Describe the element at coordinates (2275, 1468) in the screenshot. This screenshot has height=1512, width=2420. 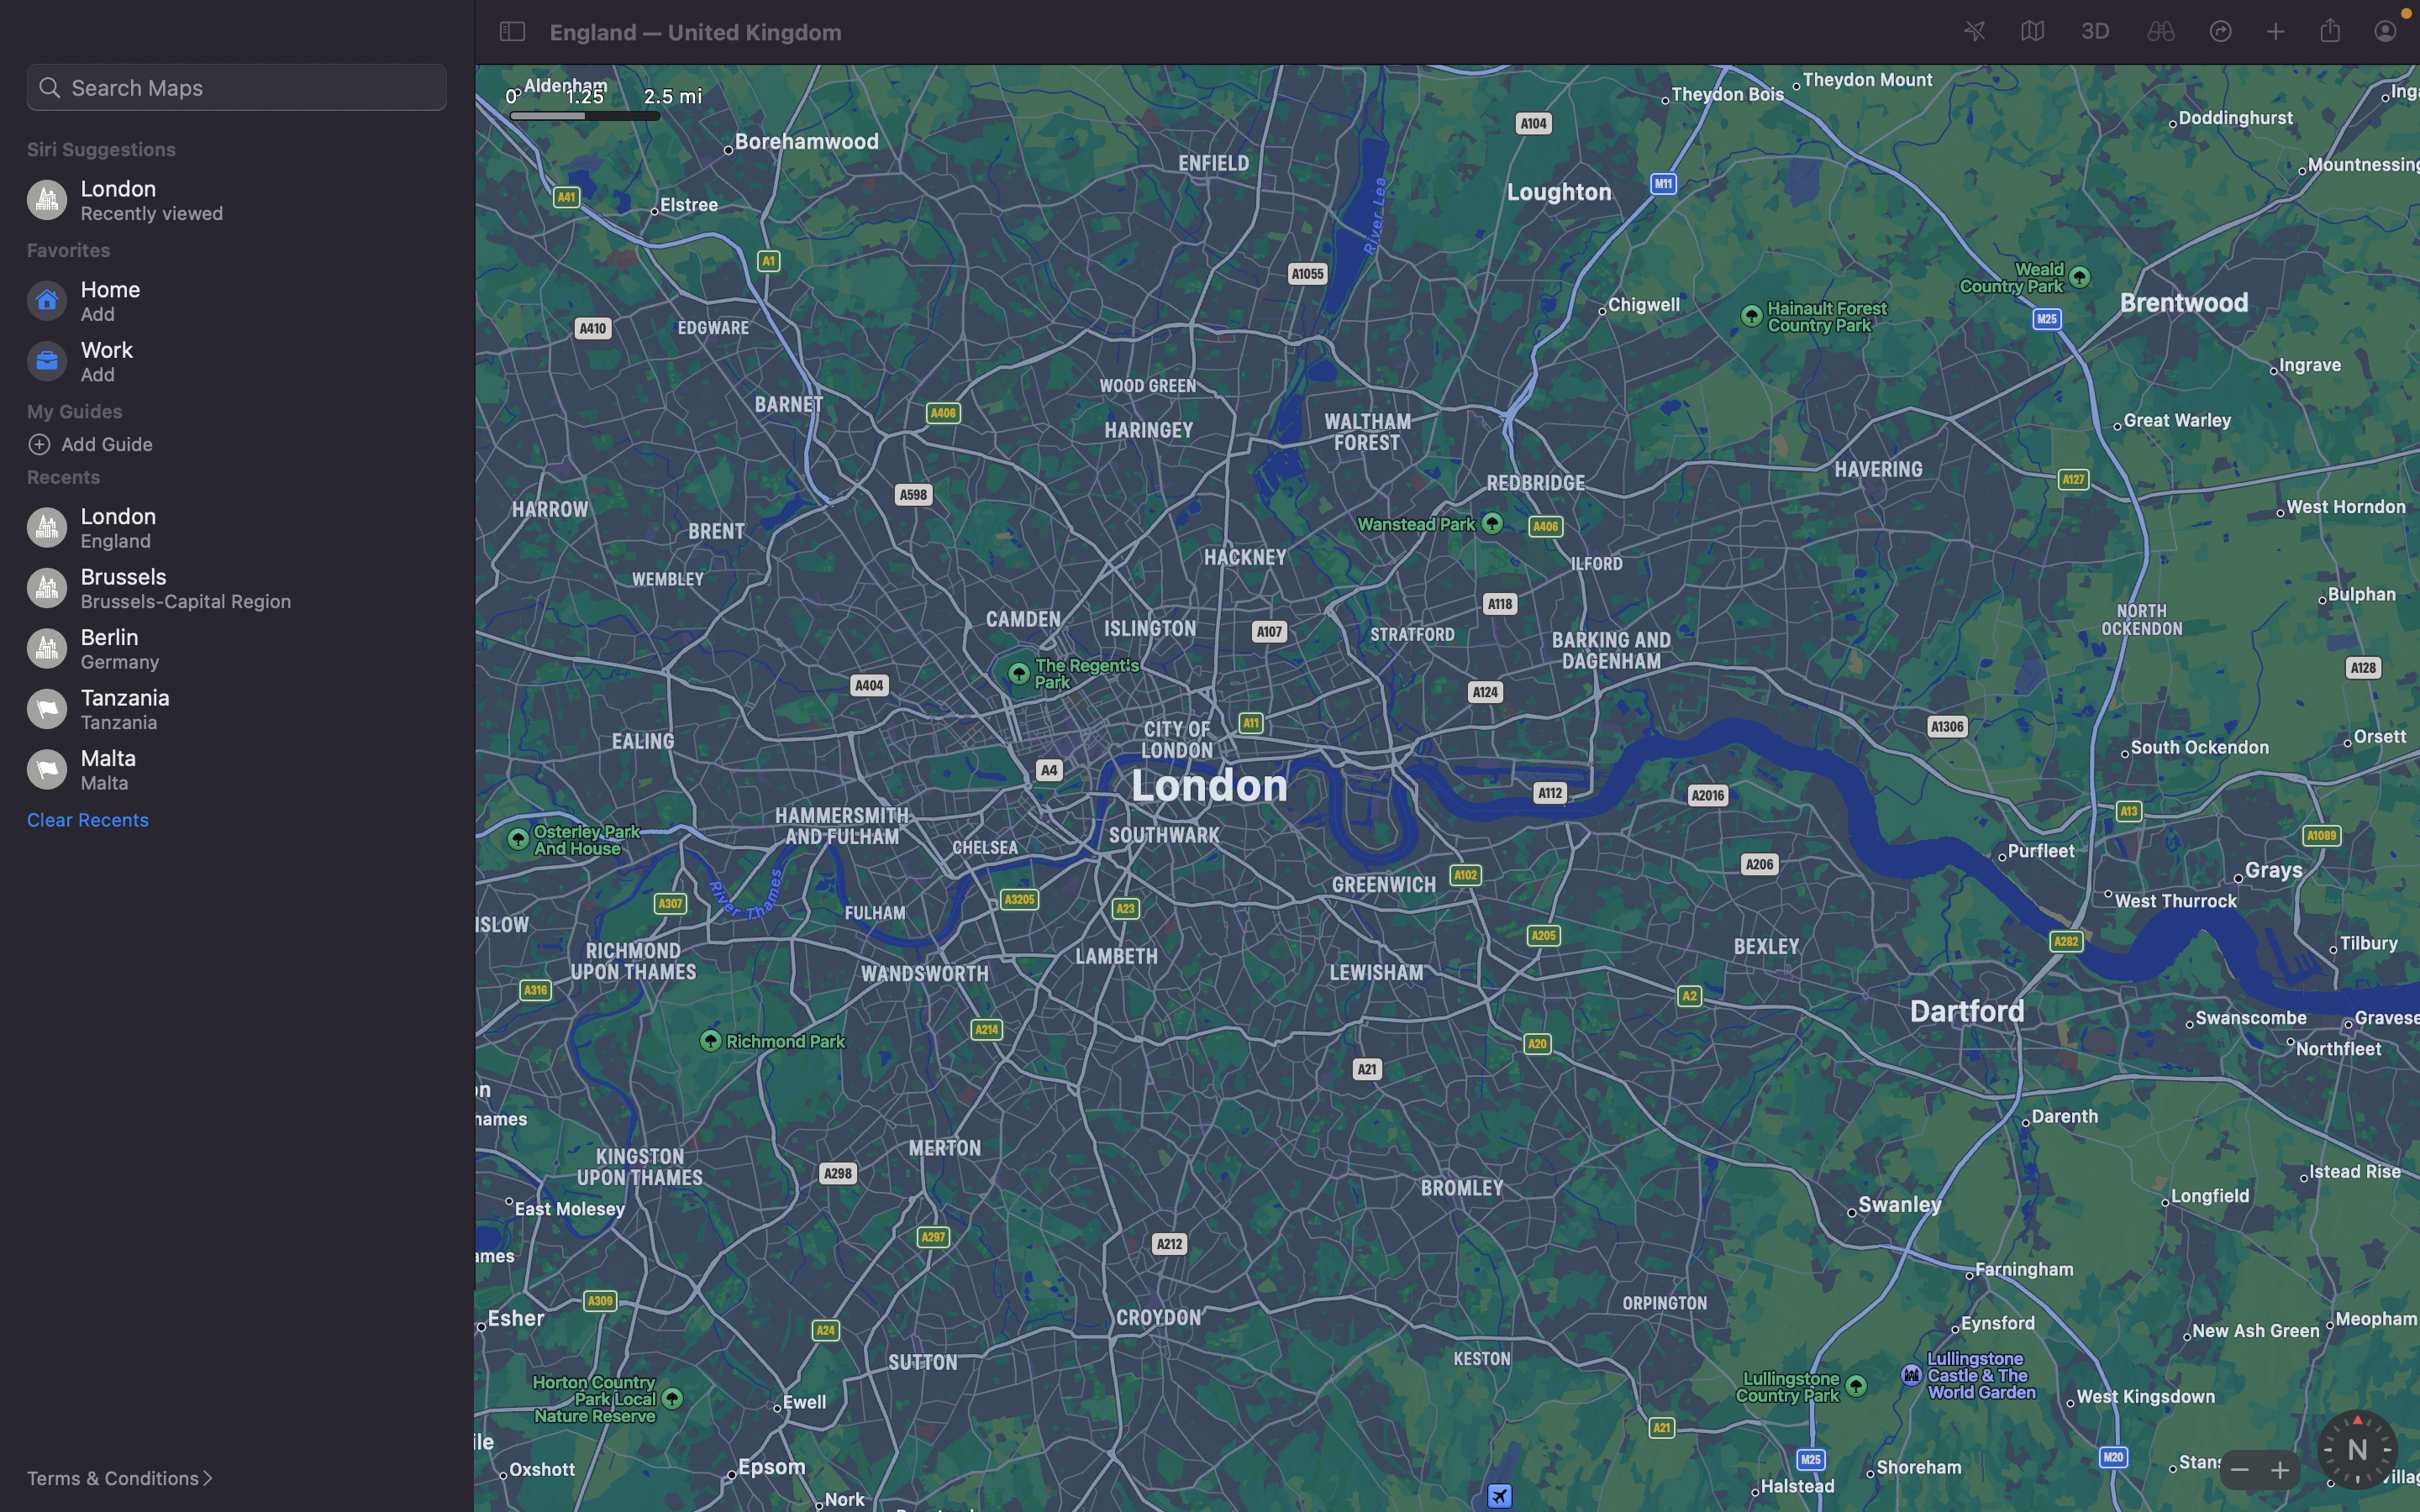
I see `Expand the map"s detail view` at that location.